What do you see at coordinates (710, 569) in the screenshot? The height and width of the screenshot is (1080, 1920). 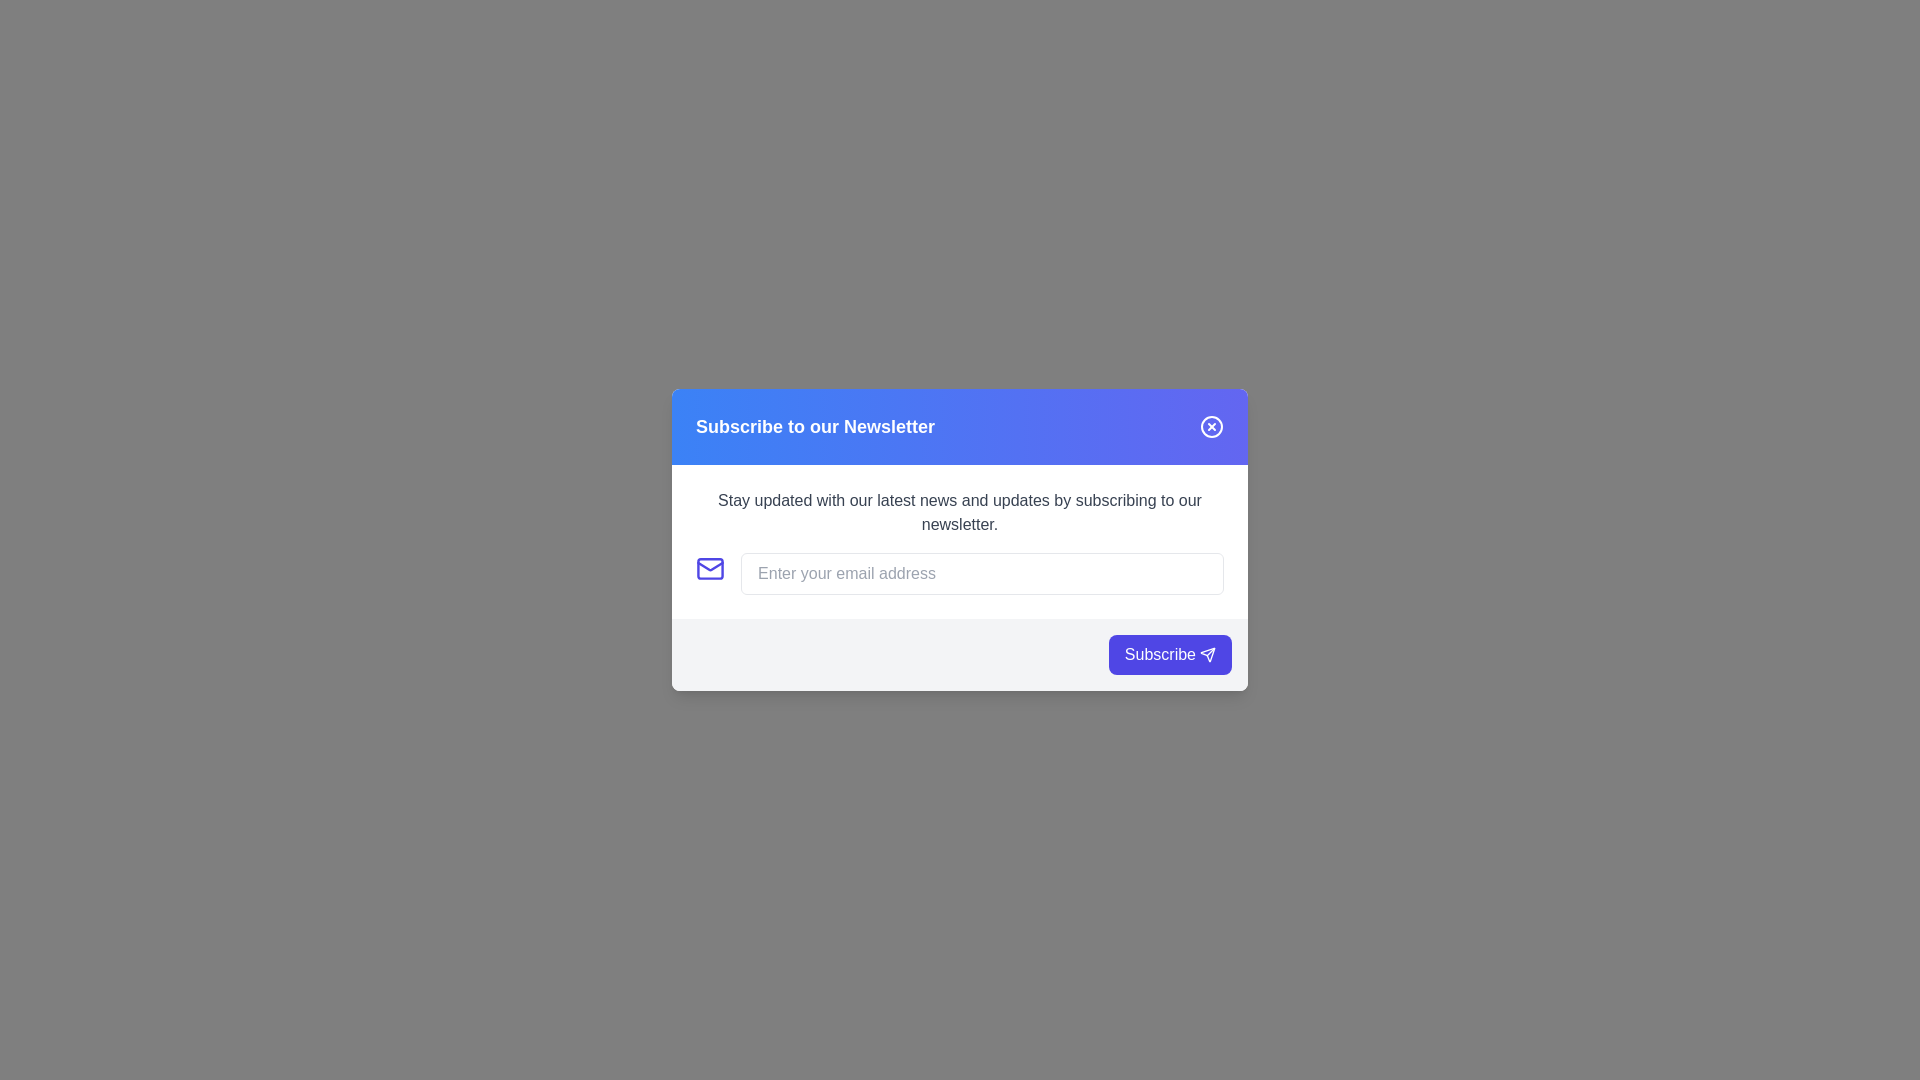 I see `the email icon next to the input field` at bounding box center [710, 569].